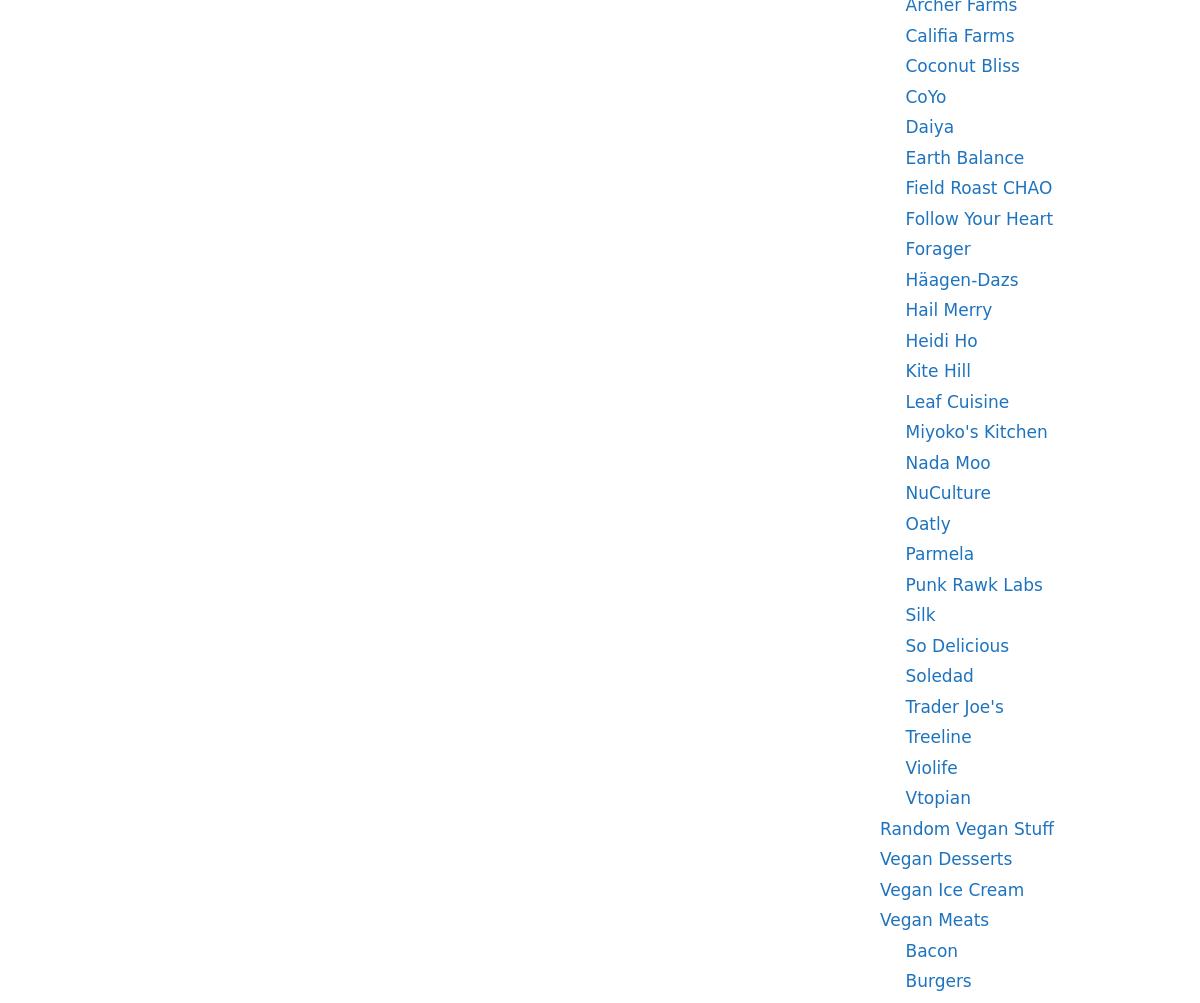  What do you see at coordinates (927, 521) in the screenshot?
I see `'Oatly'` at bounding box center [927, 521].